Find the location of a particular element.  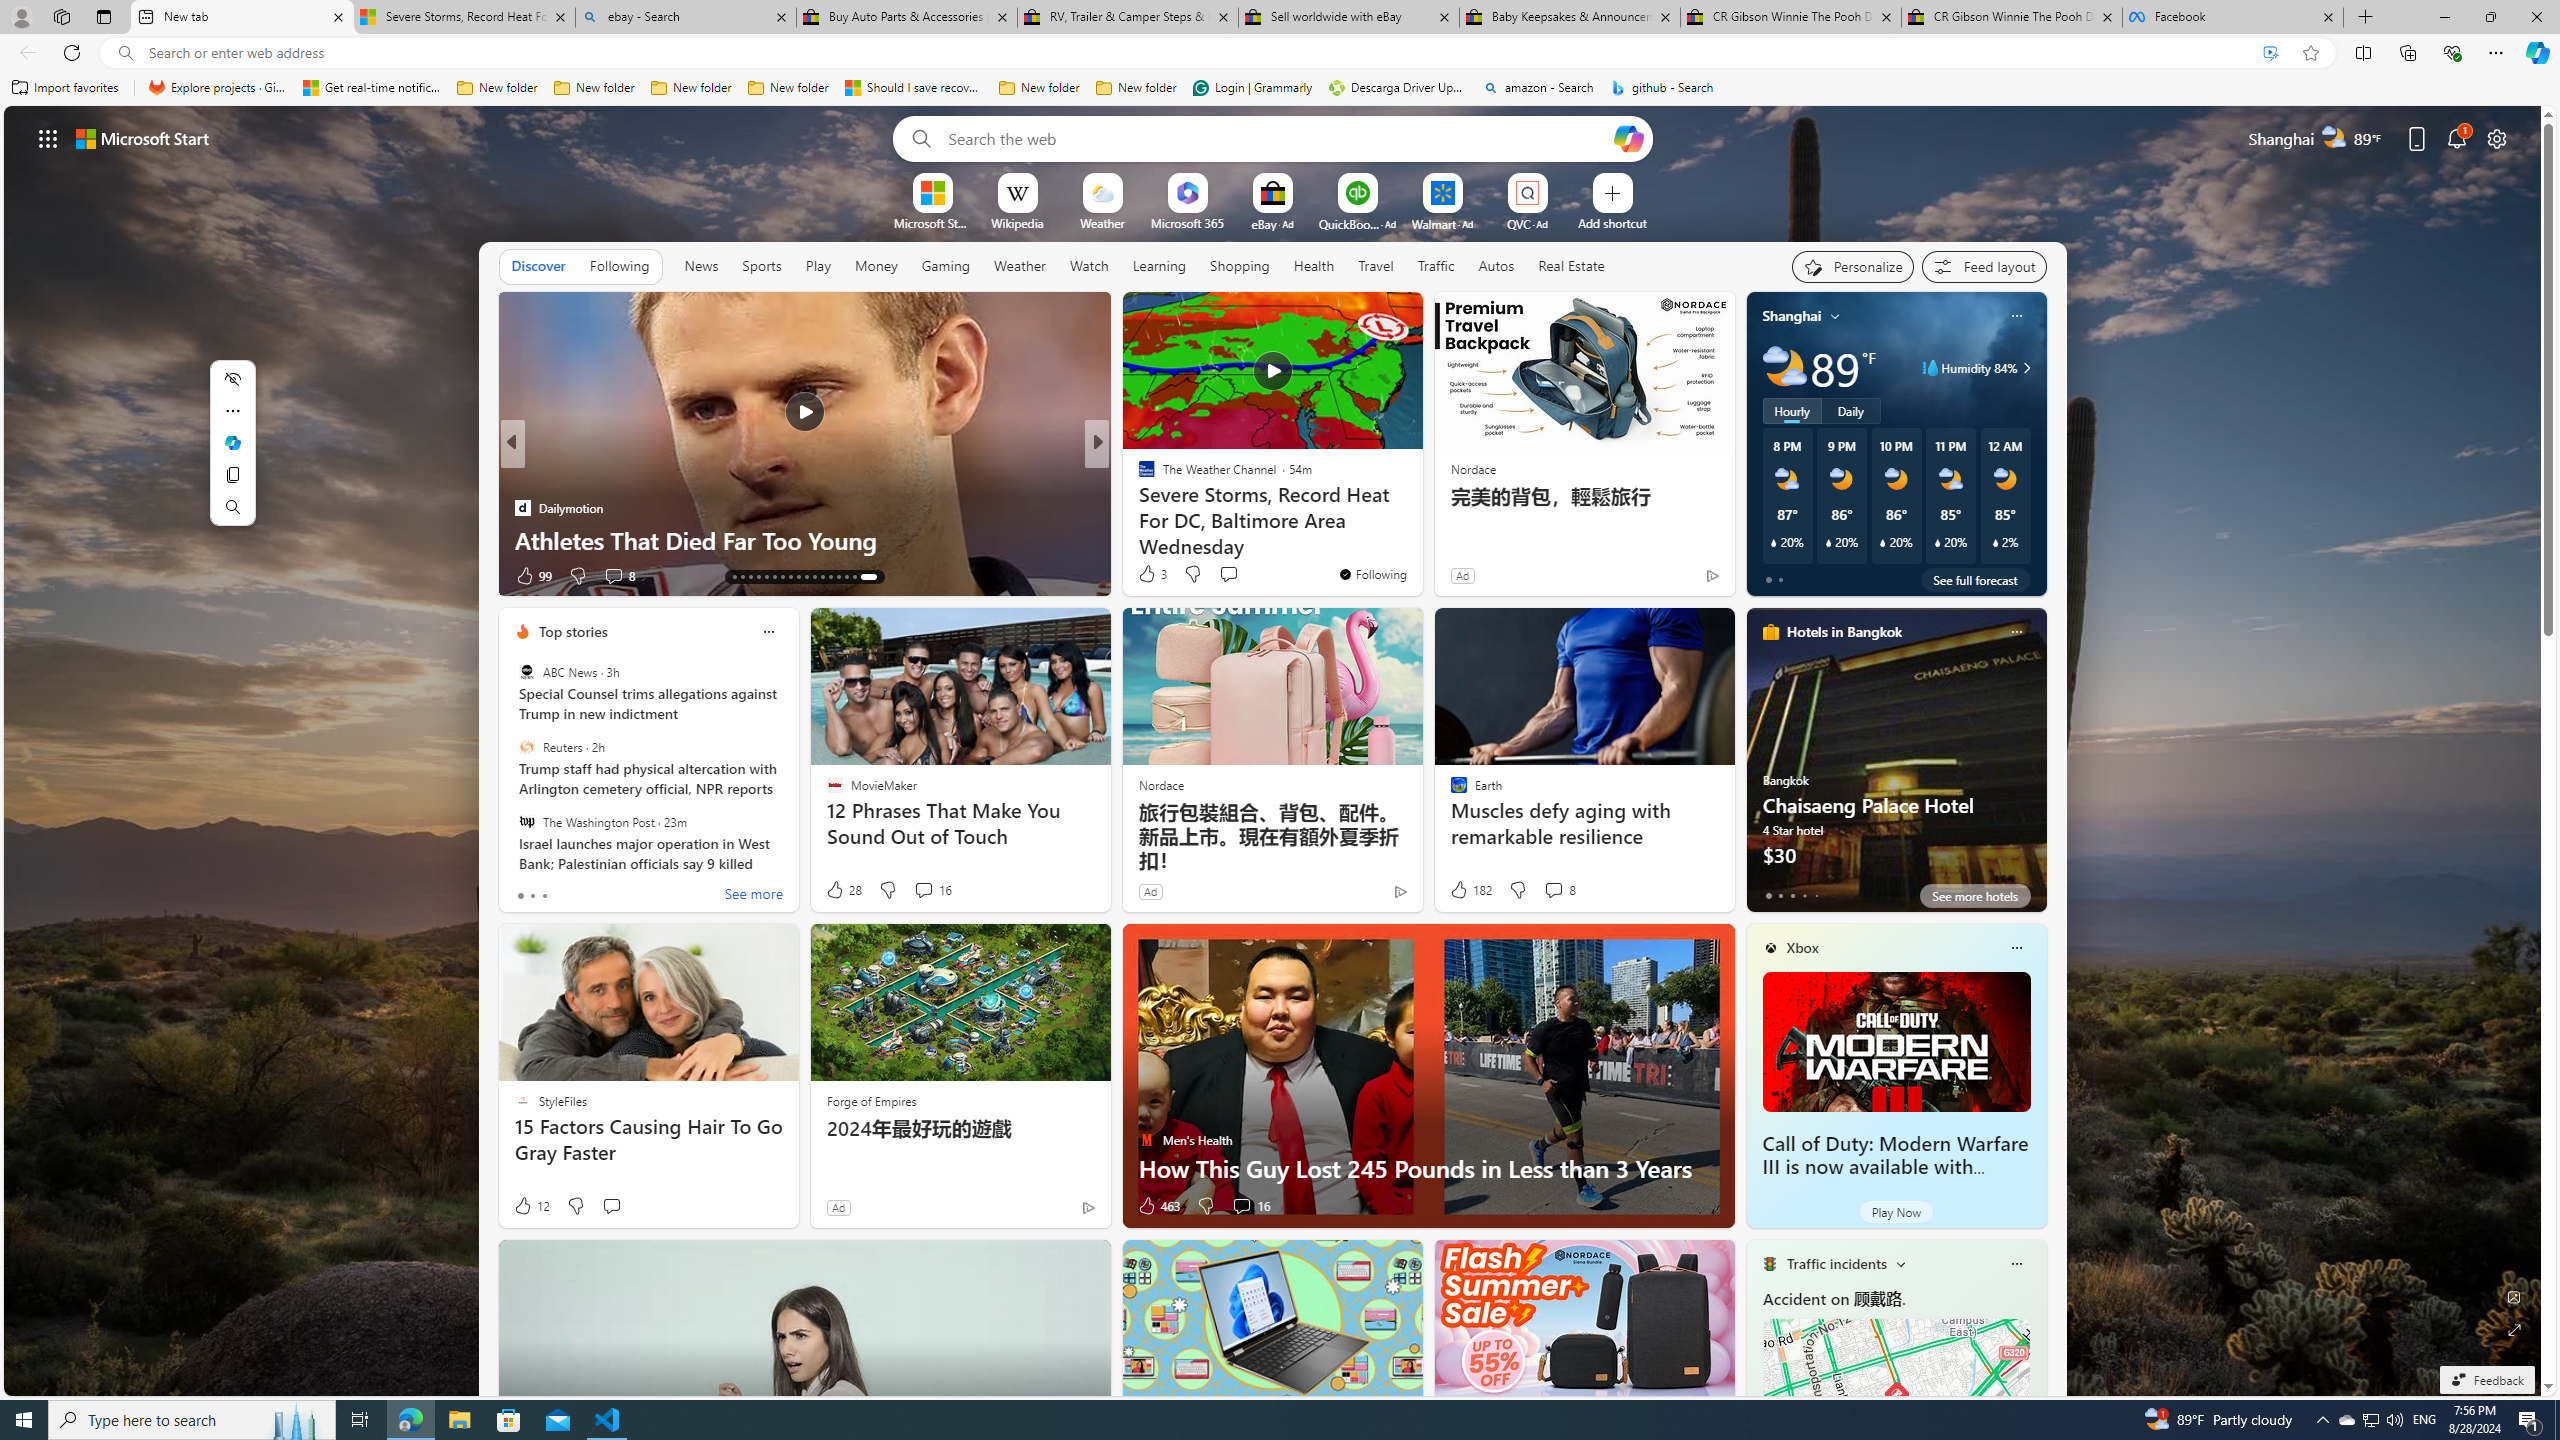

'Hide menu' is located at coordinates (232, 378).